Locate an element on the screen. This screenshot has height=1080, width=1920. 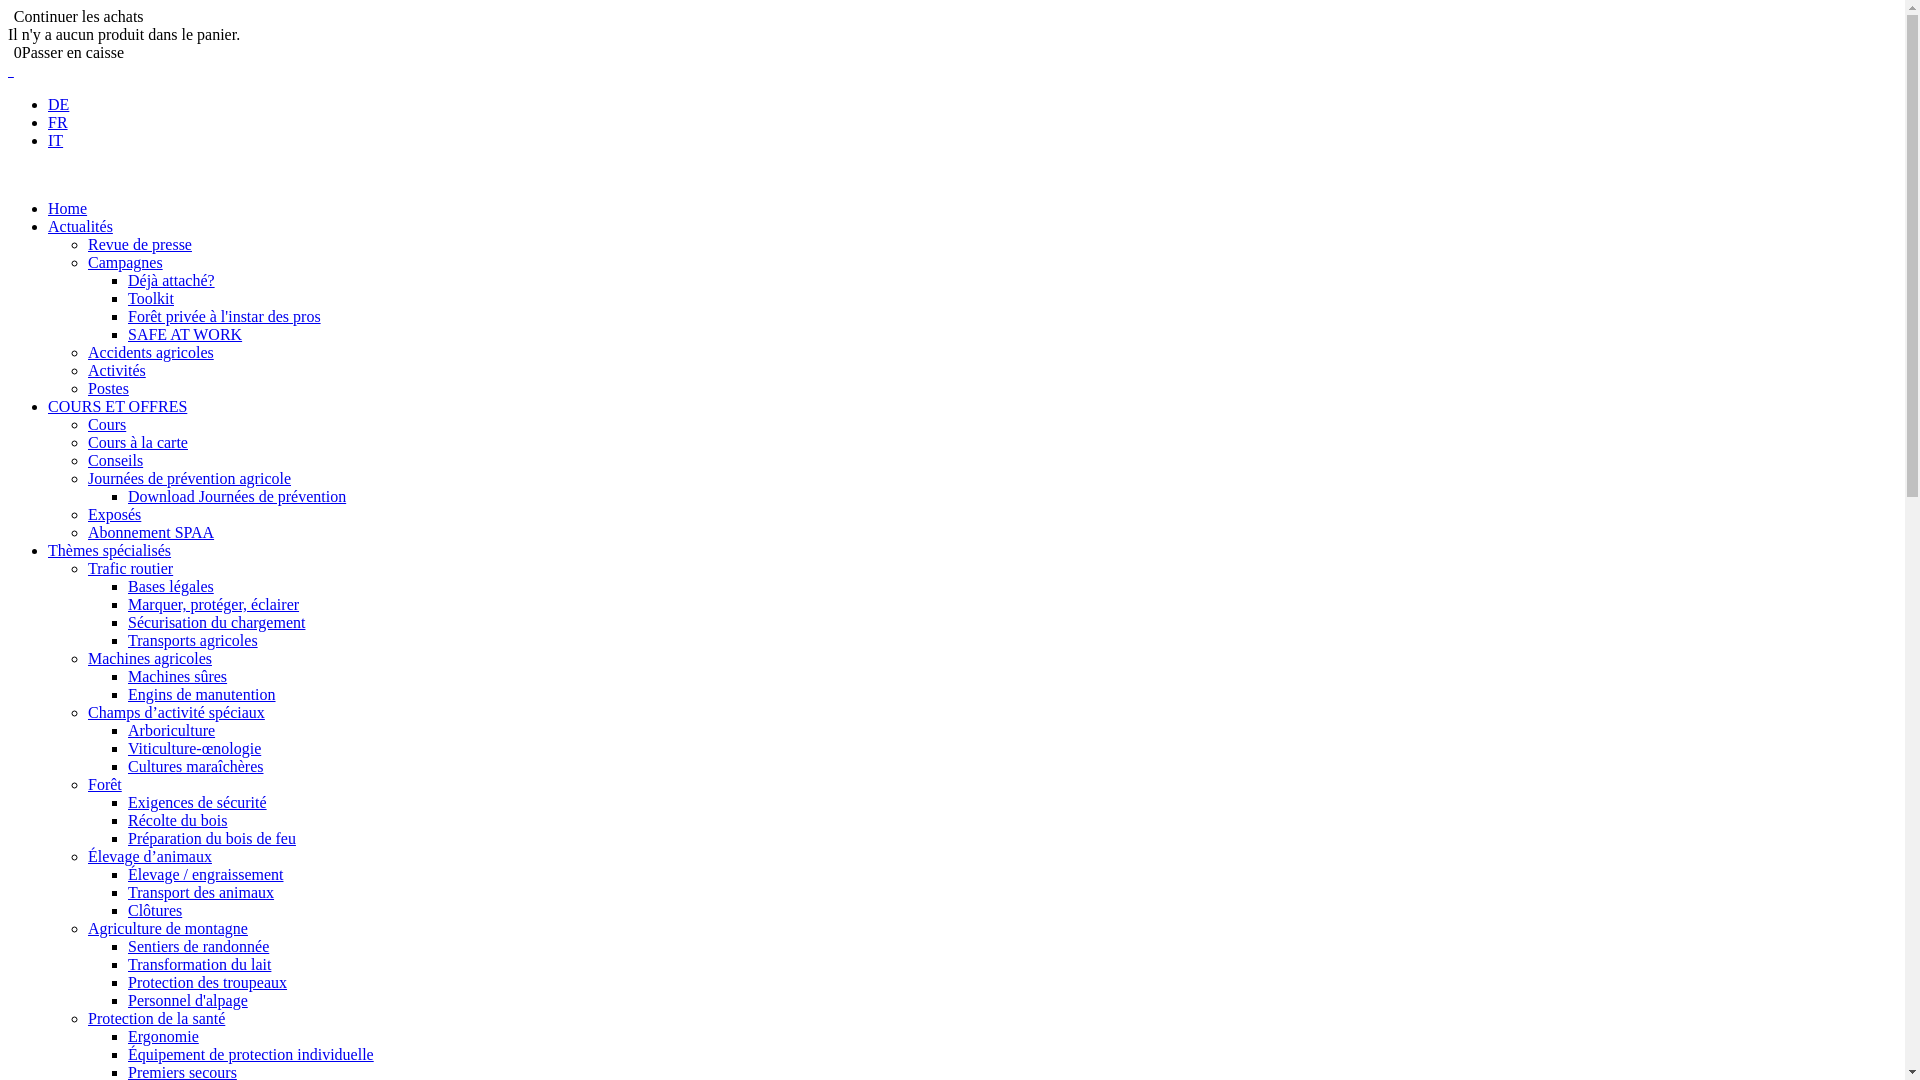
'COURS ET OFFRES' is located at coordinates (116, 405).